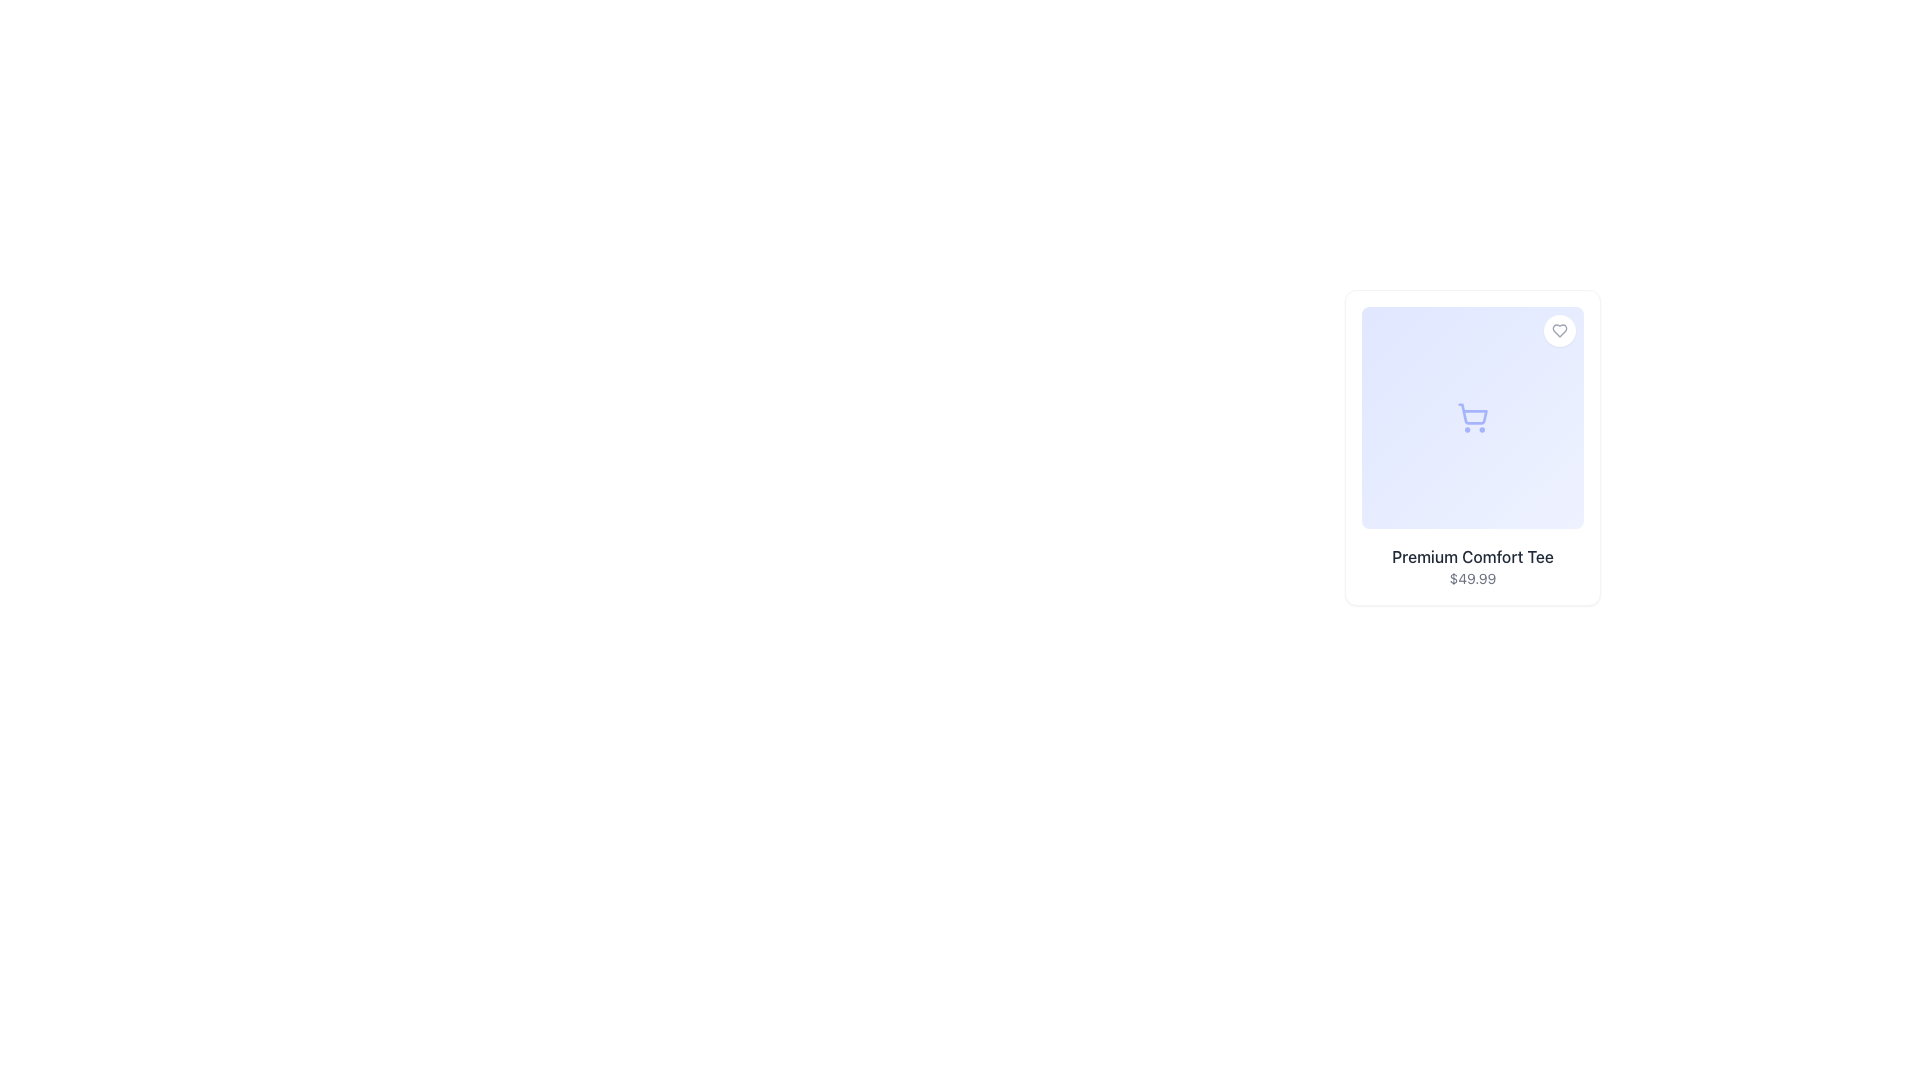 The height and width of the screenshot is (1080, 1920). I want to click on the circular button with a heart outline icon located in the top-right corner of the product card, so click(1559, 330).